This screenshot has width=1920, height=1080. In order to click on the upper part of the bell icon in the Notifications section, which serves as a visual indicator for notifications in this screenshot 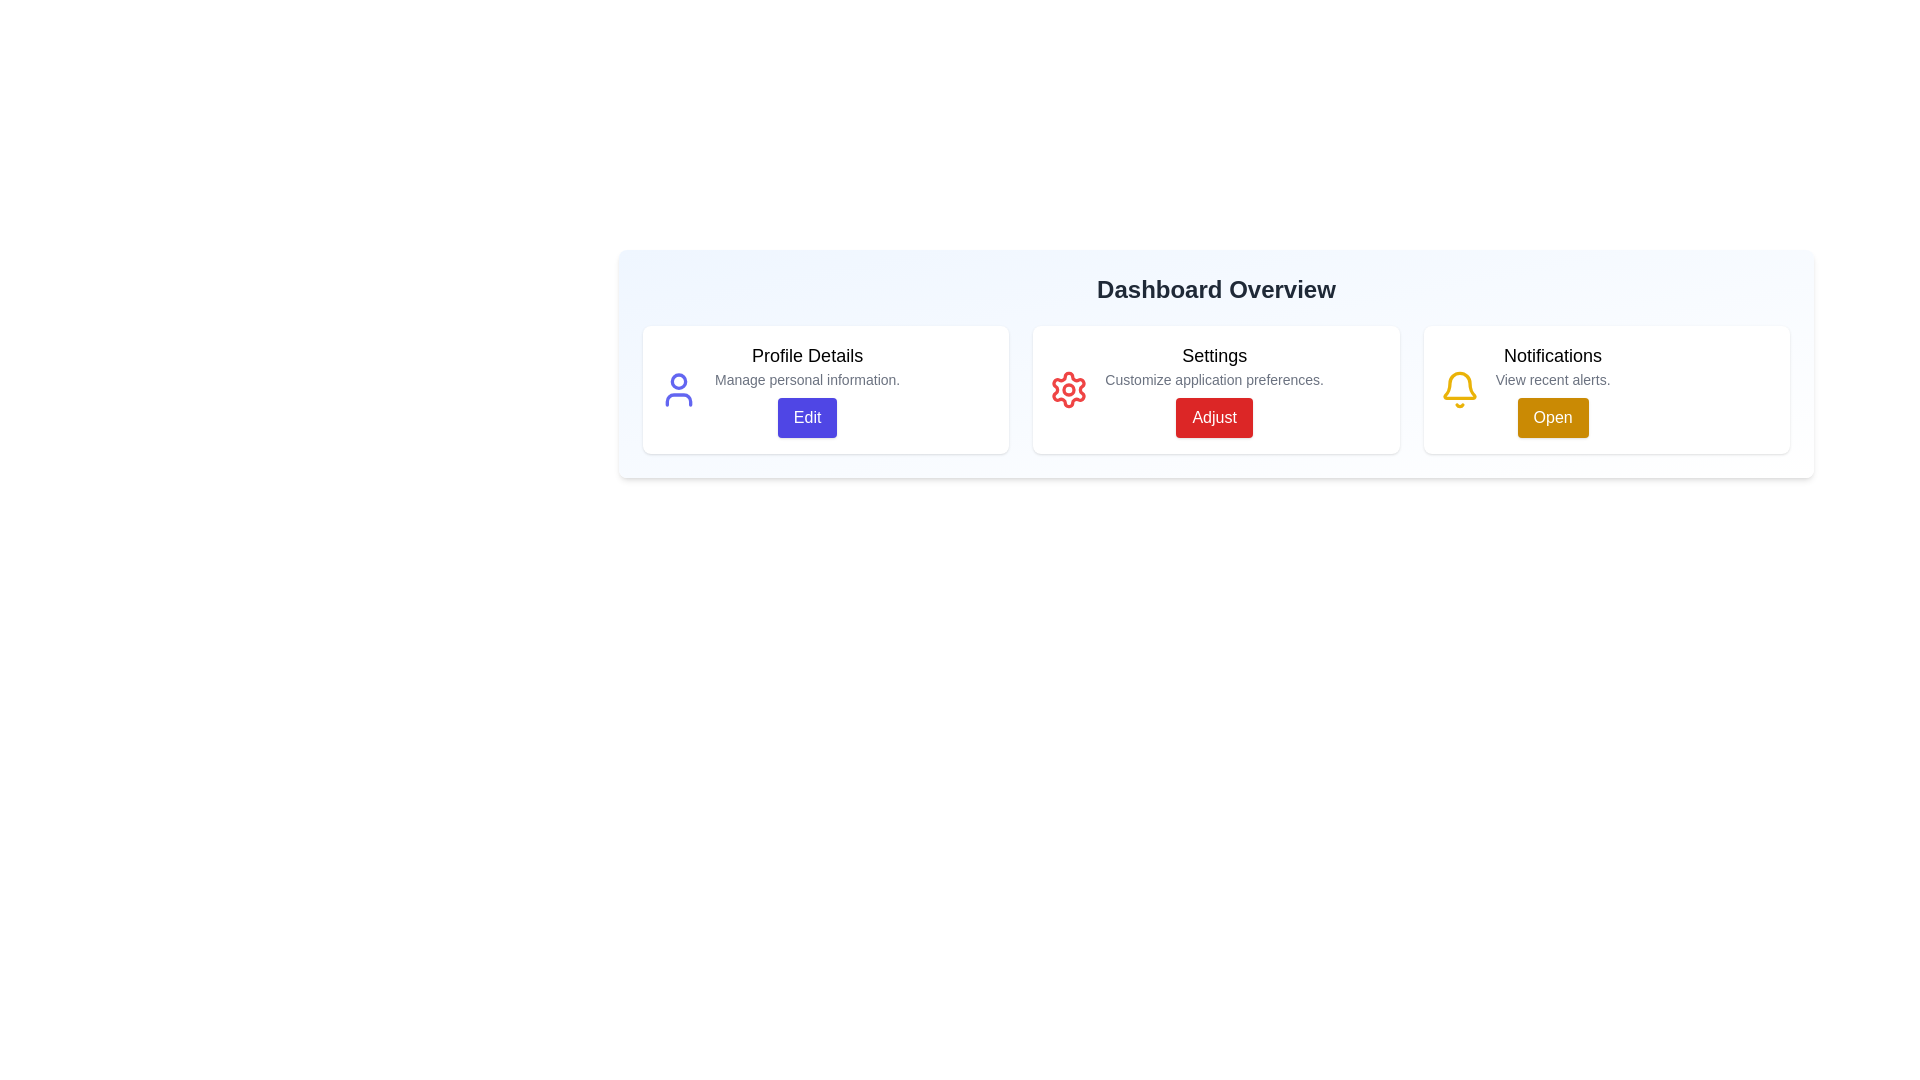, I will do `click(1459, 385)`.